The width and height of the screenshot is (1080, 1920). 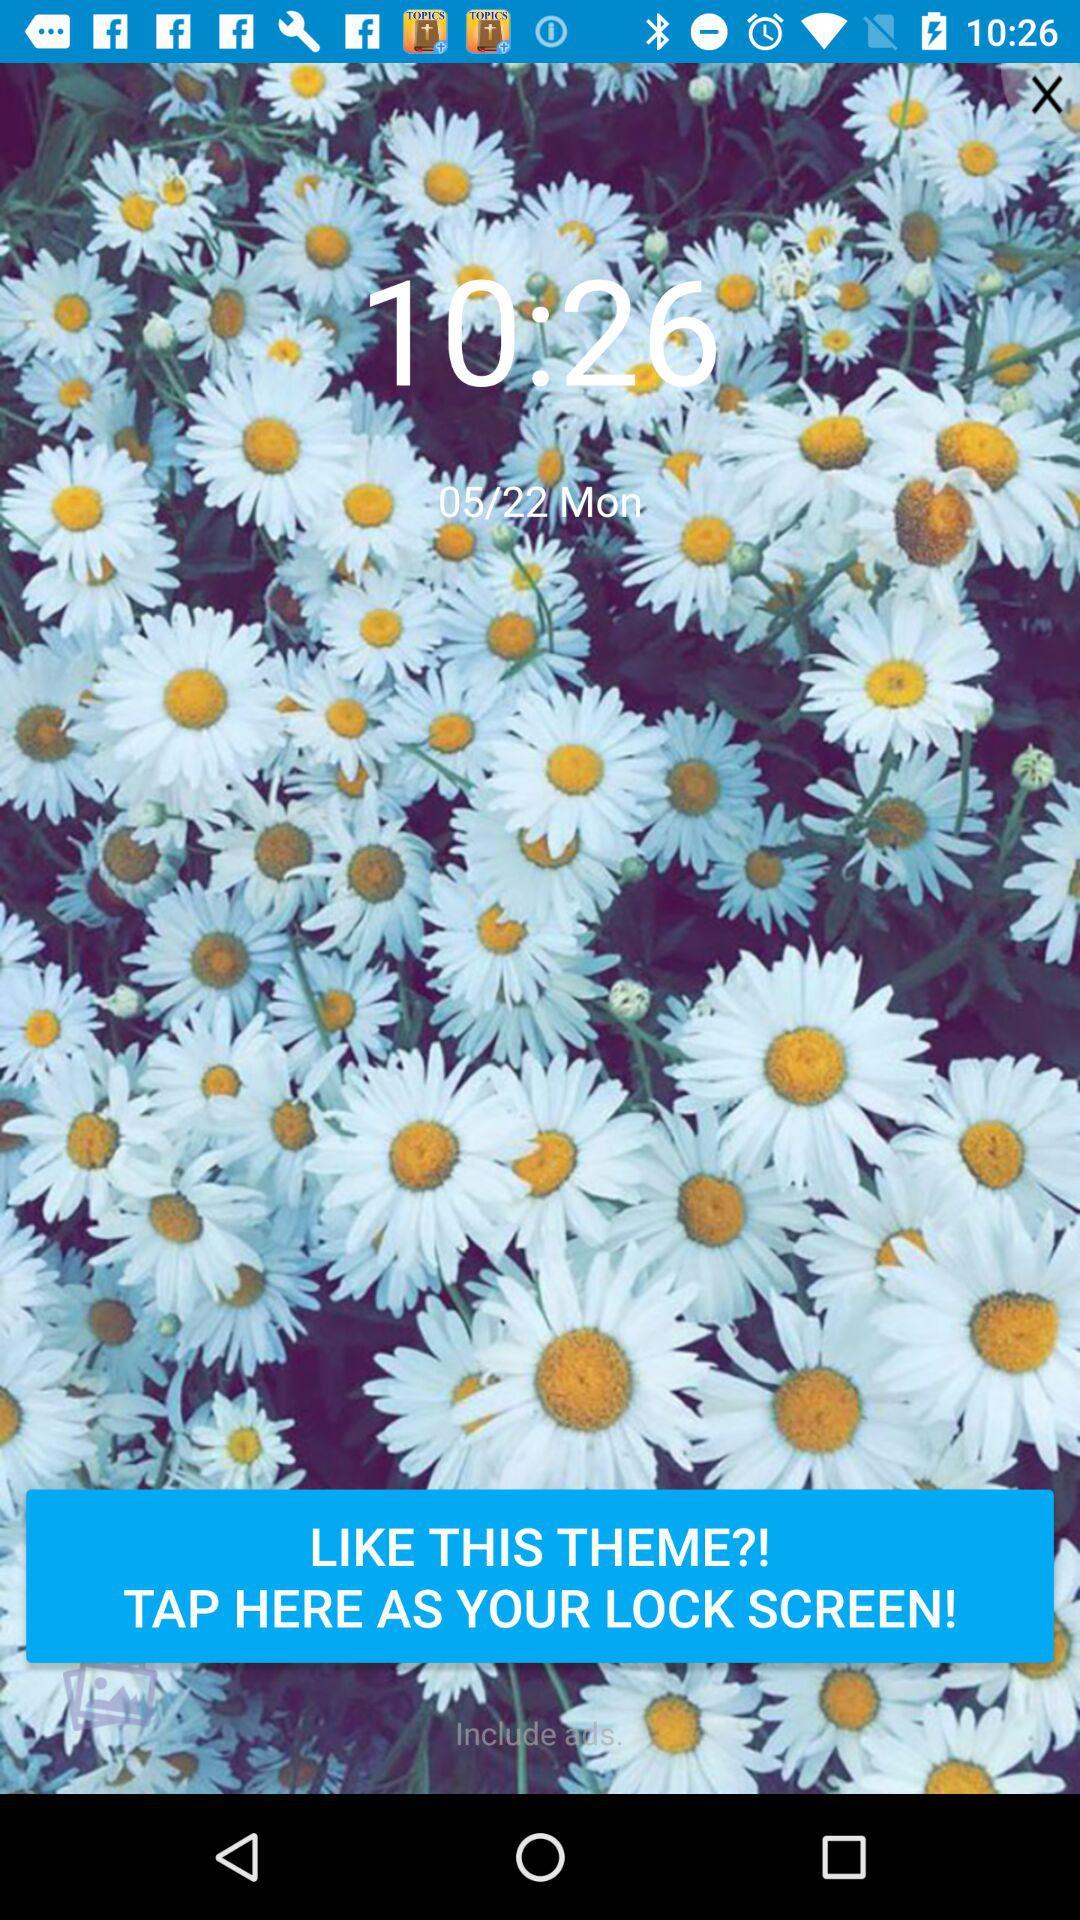 I want to click on the close icon, so click(x=1039, y=101).